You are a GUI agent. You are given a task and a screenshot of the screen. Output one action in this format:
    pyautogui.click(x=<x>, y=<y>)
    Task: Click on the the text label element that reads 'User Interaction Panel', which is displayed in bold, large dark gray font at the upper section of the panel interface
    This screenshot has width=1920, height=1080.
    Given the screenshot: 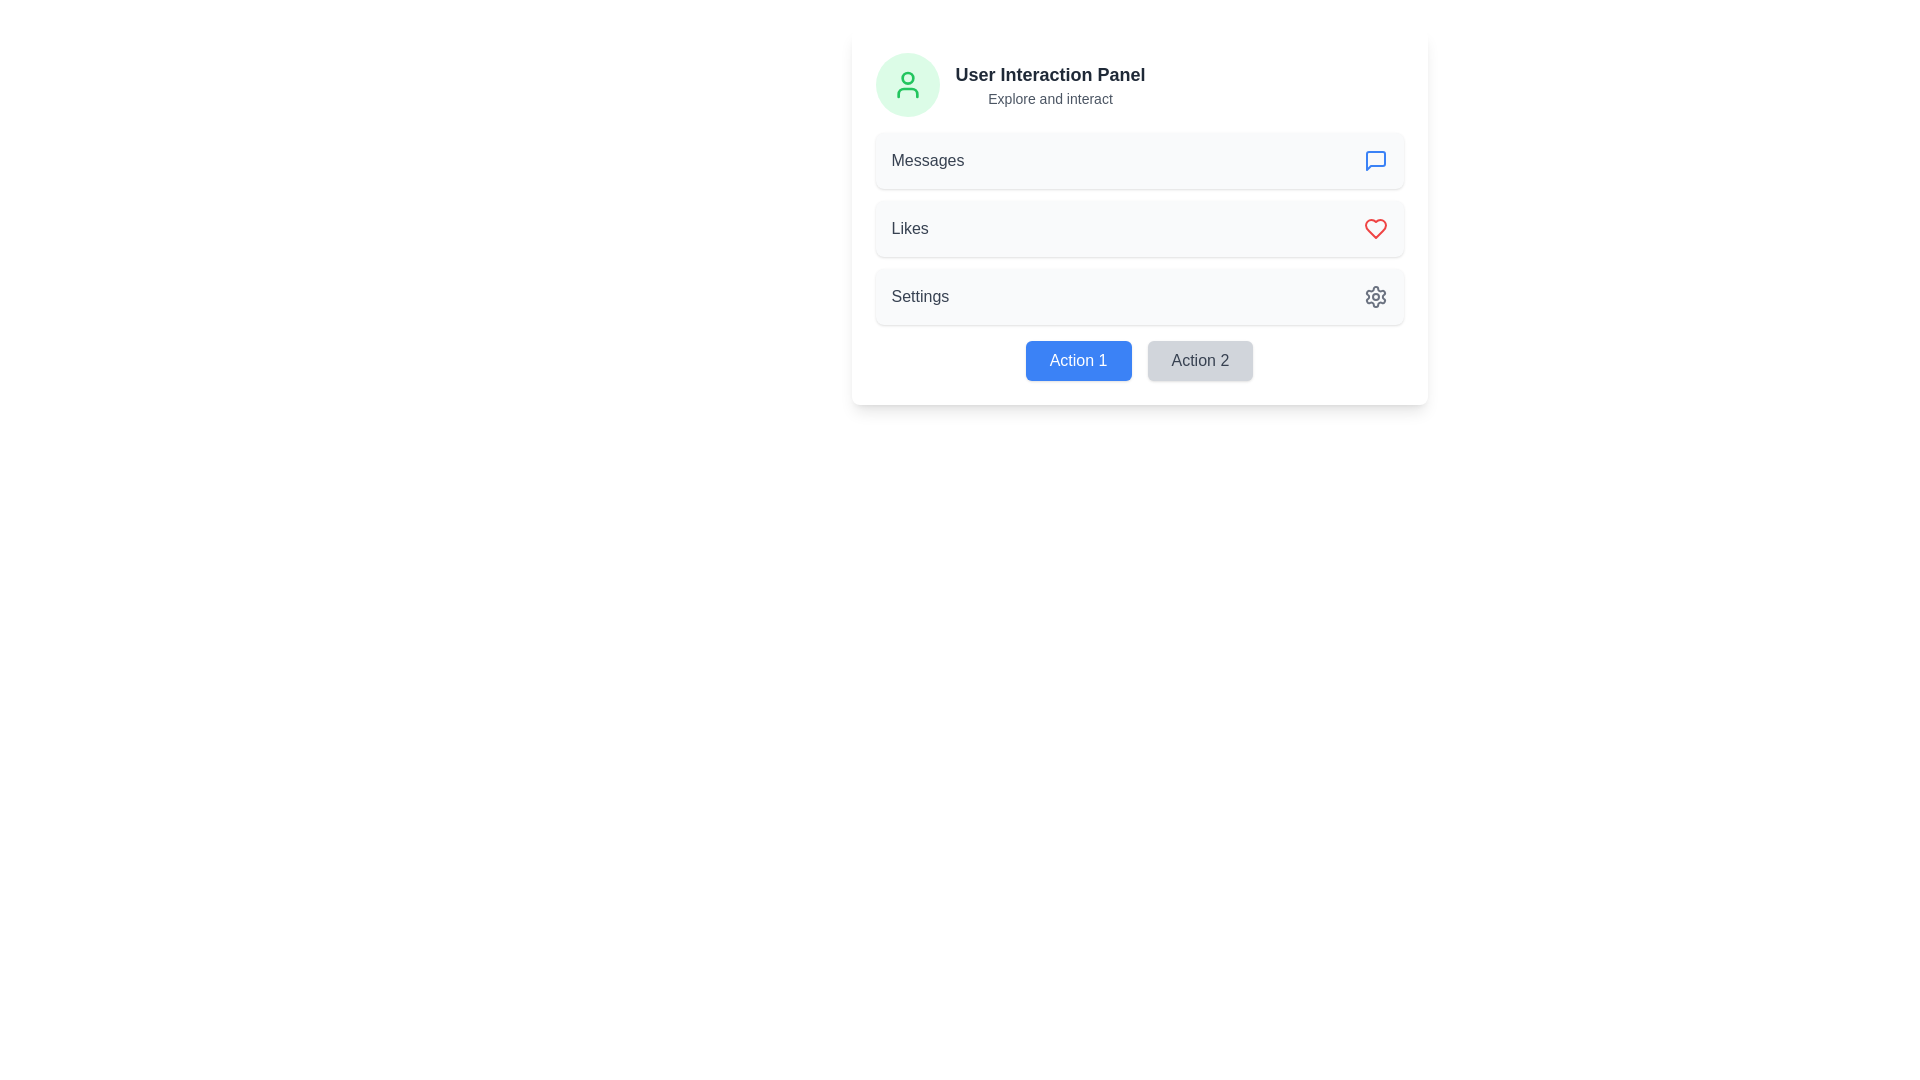 What is the action you would take?
    pyautogui.click(x=1049, y=73)
    